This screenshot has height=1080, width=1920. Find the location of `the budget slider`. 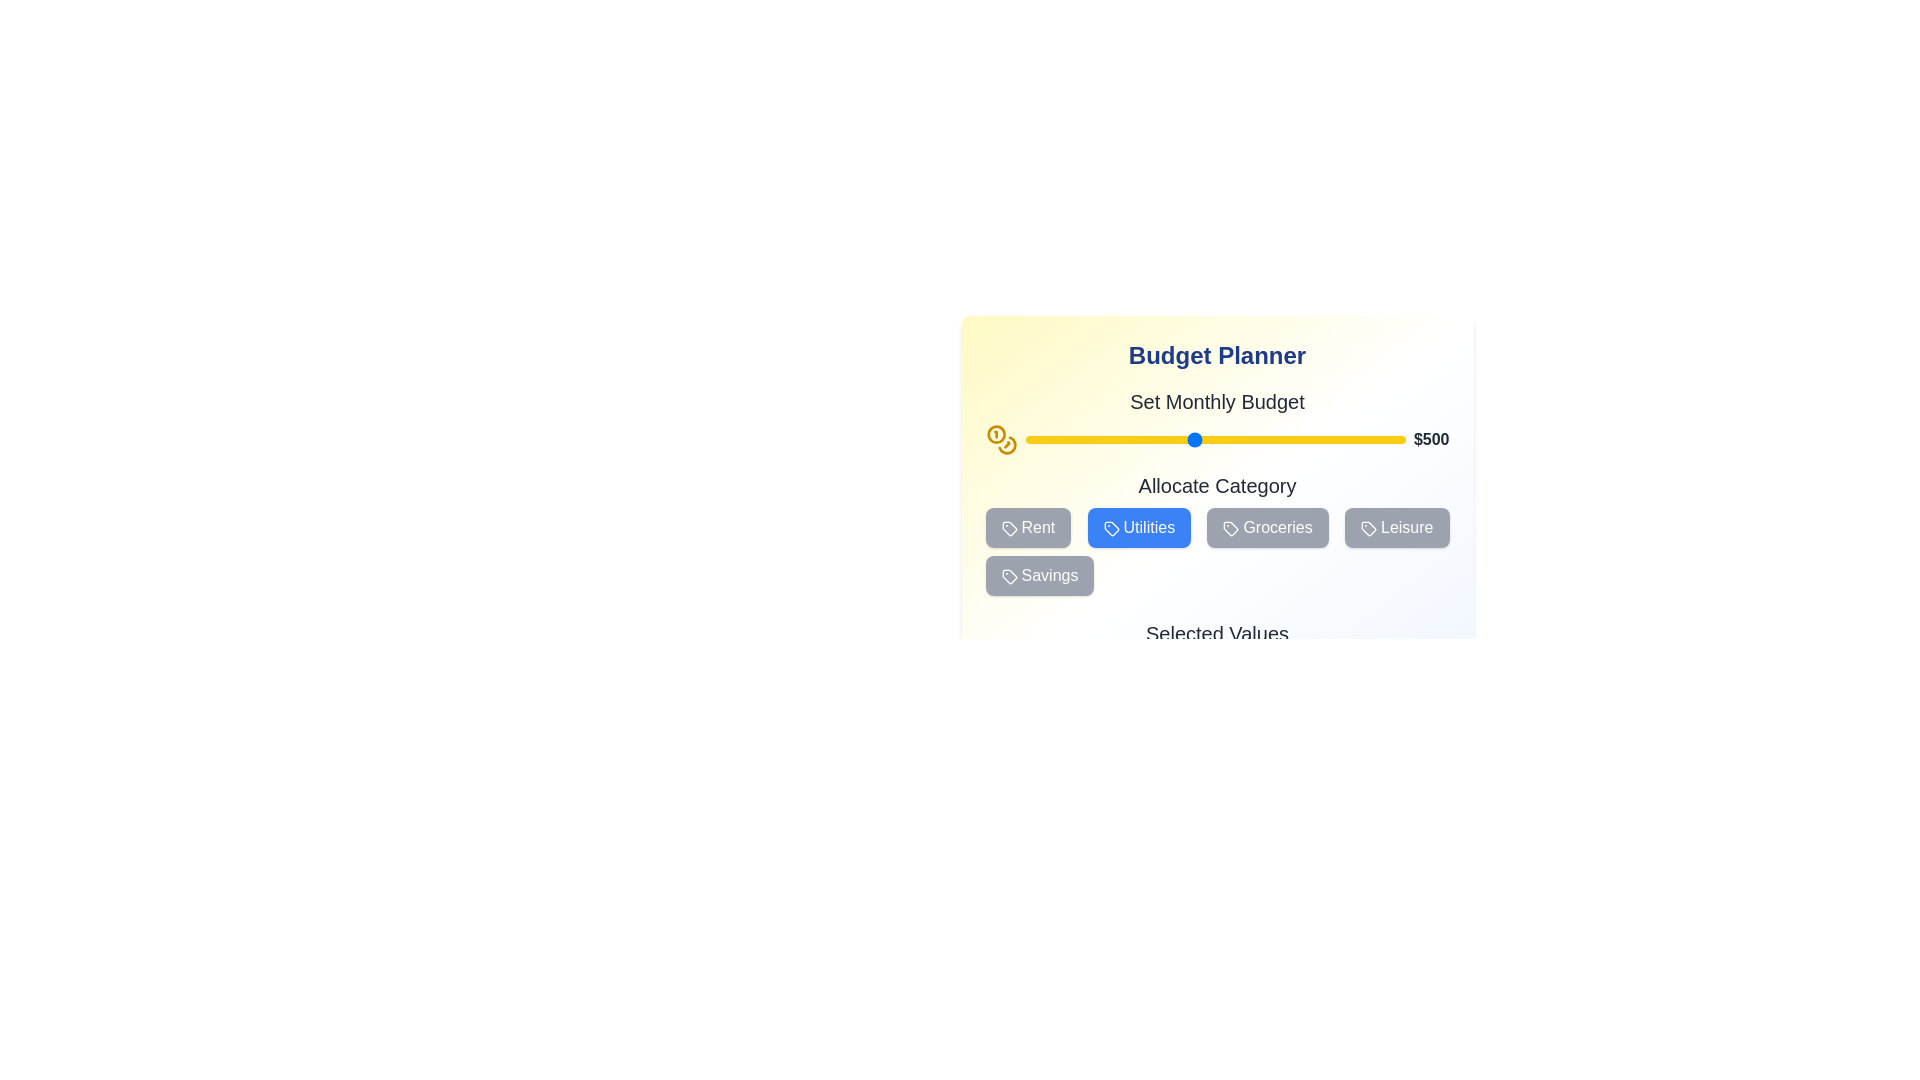

the budget slider is located at coordinates (1221, 438).